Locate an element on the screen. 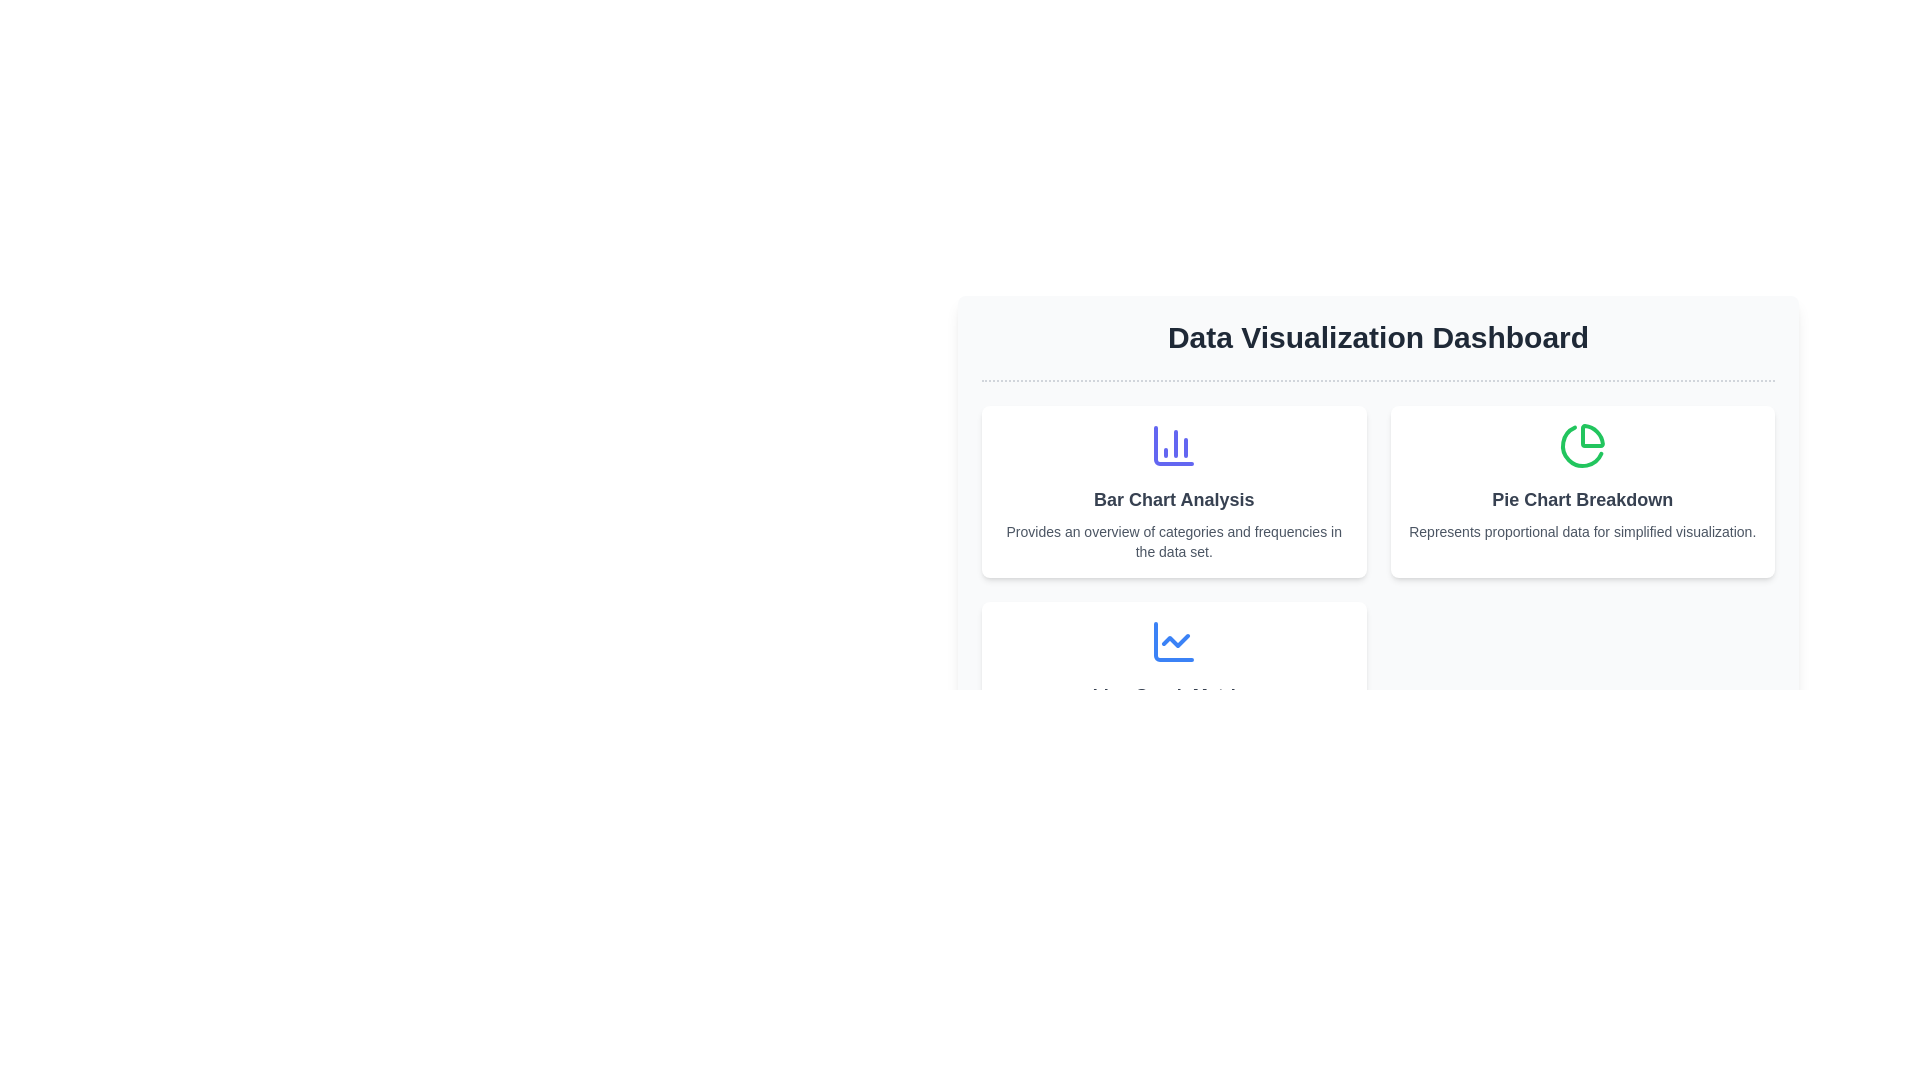  the circular icon resembling a pie chart with a green stroke on a white background, located at the center-top of the `Pie Chart Breakdown` card is located at coordinates (1581, 445).